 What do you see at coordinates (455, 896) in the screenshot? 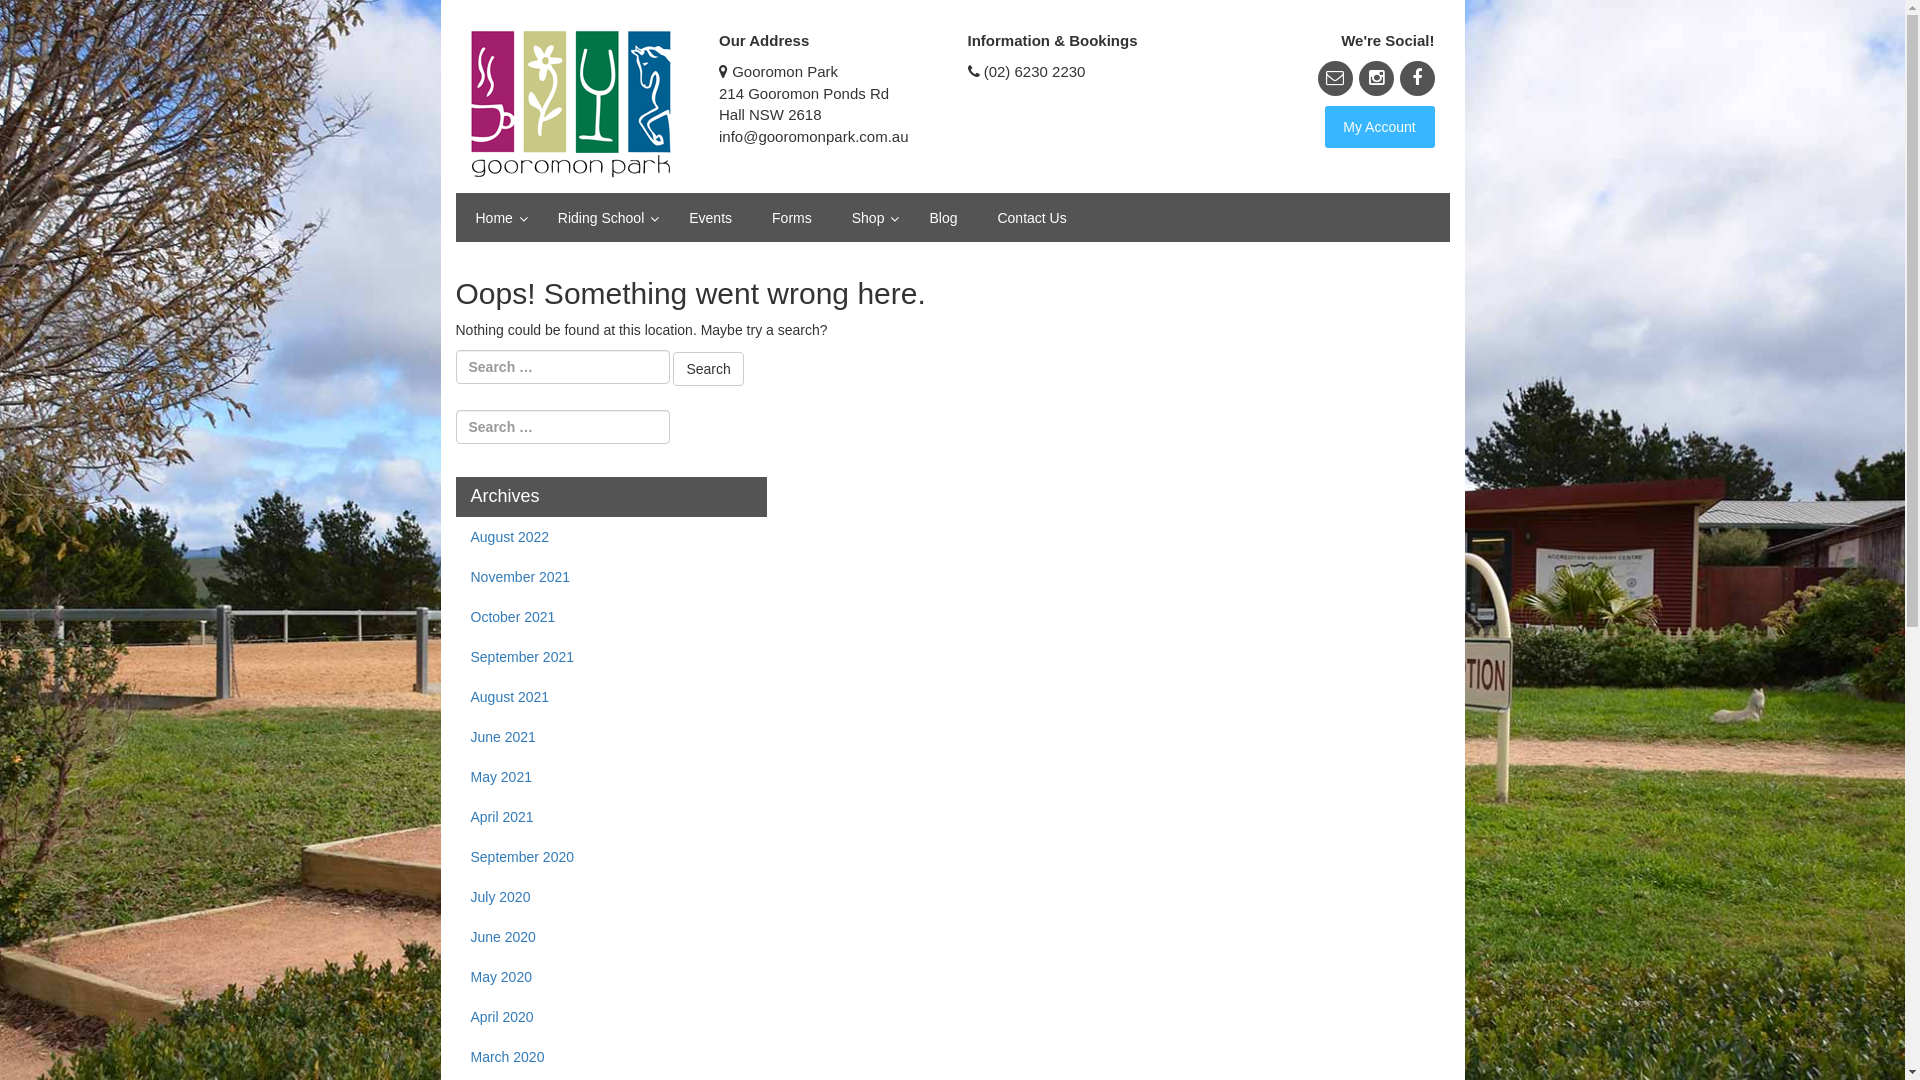
I see `'July 2020'` at bounding box center [455, 896].